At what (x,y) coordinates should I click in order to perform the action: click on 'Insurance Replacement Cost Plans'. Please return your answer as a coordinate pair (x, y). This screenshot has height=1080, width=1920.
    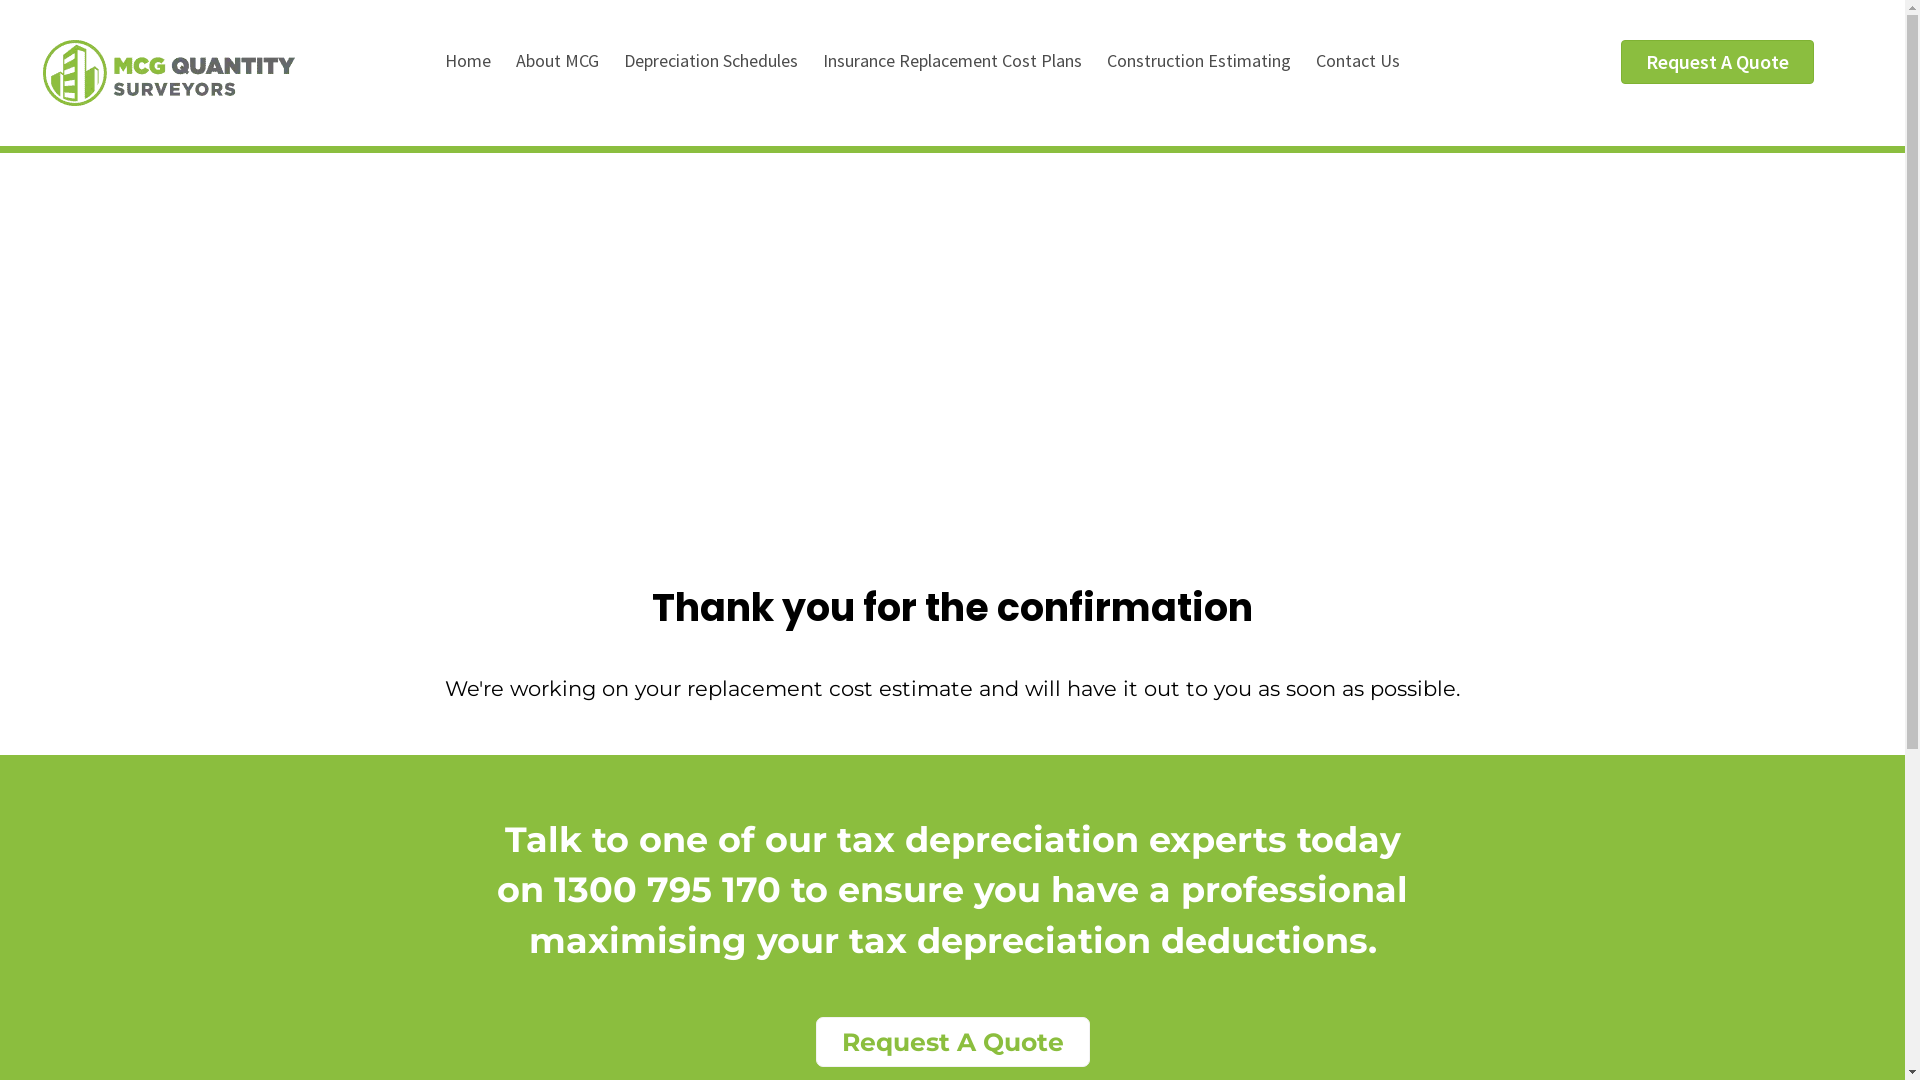
    Looking at the image, I should click on (964, 58).